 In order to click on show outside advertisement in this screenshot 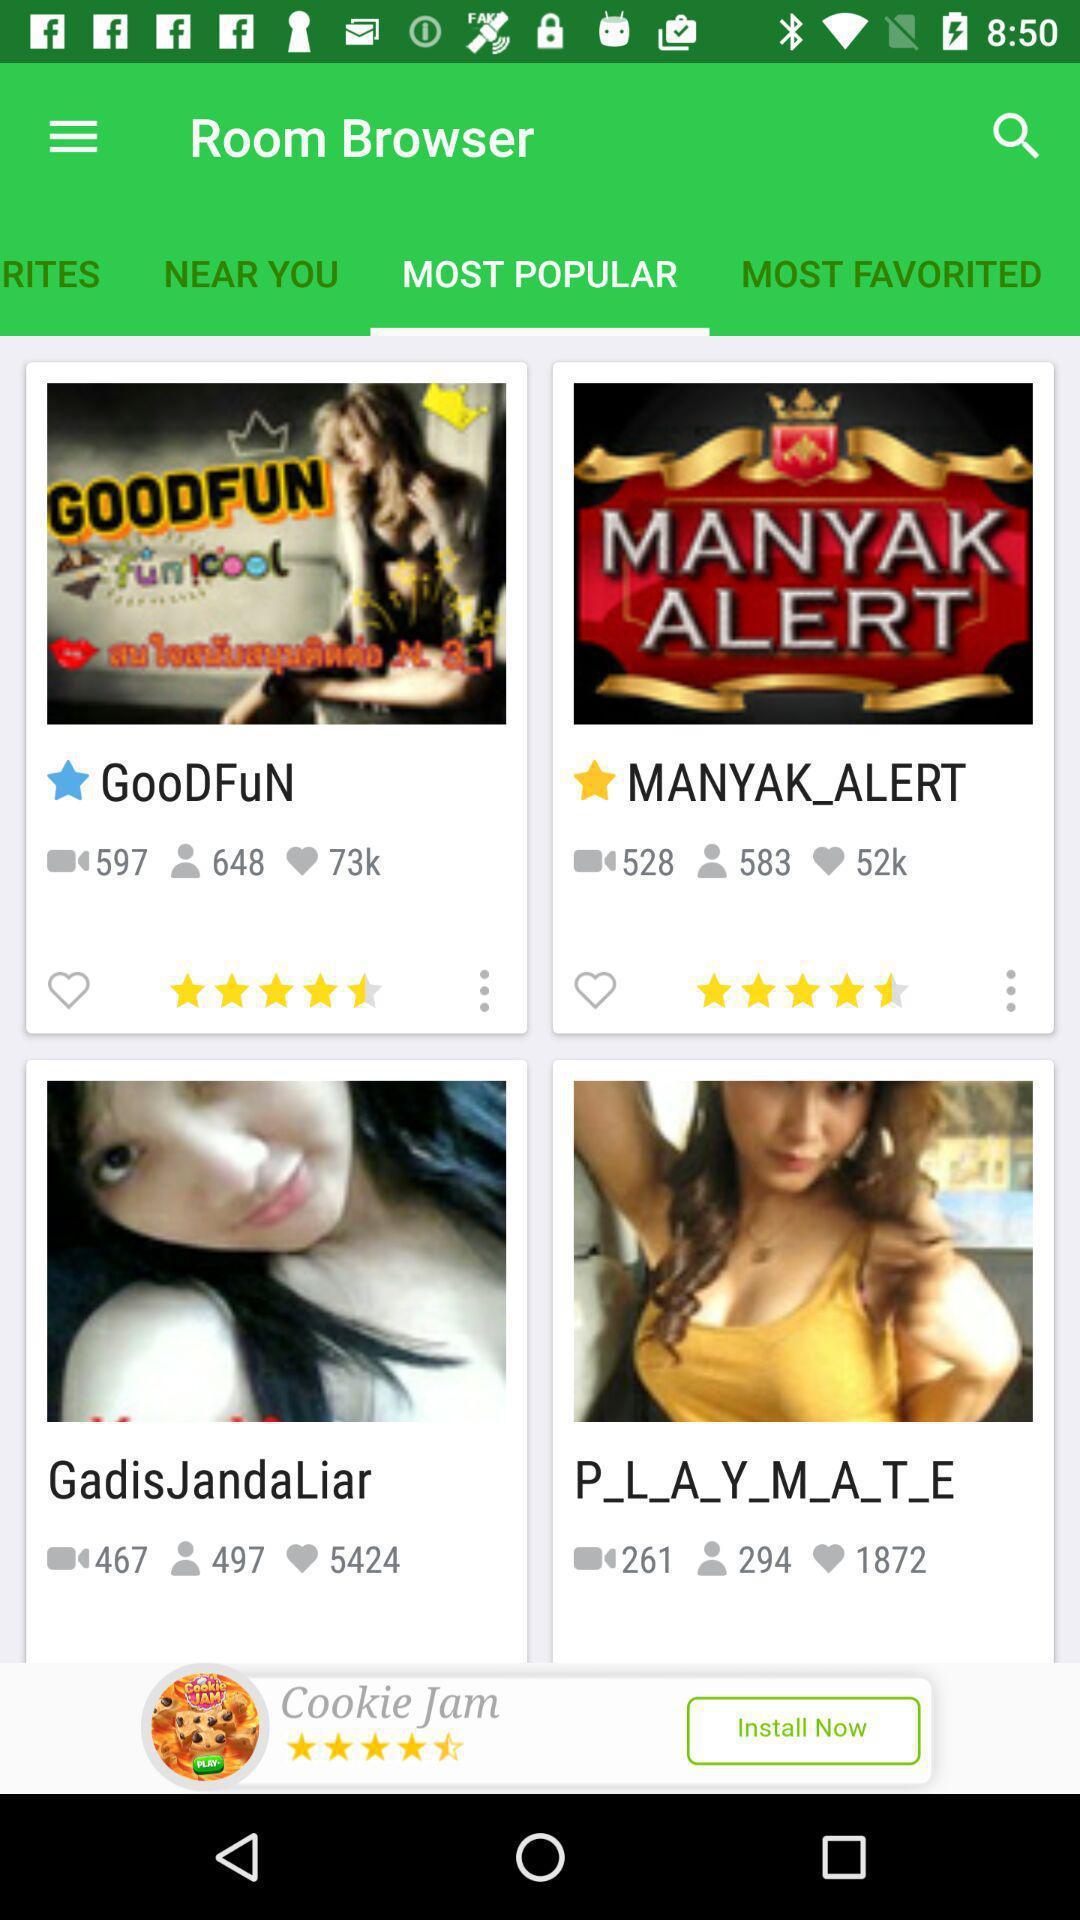, I will do `click(540, 1727)`.